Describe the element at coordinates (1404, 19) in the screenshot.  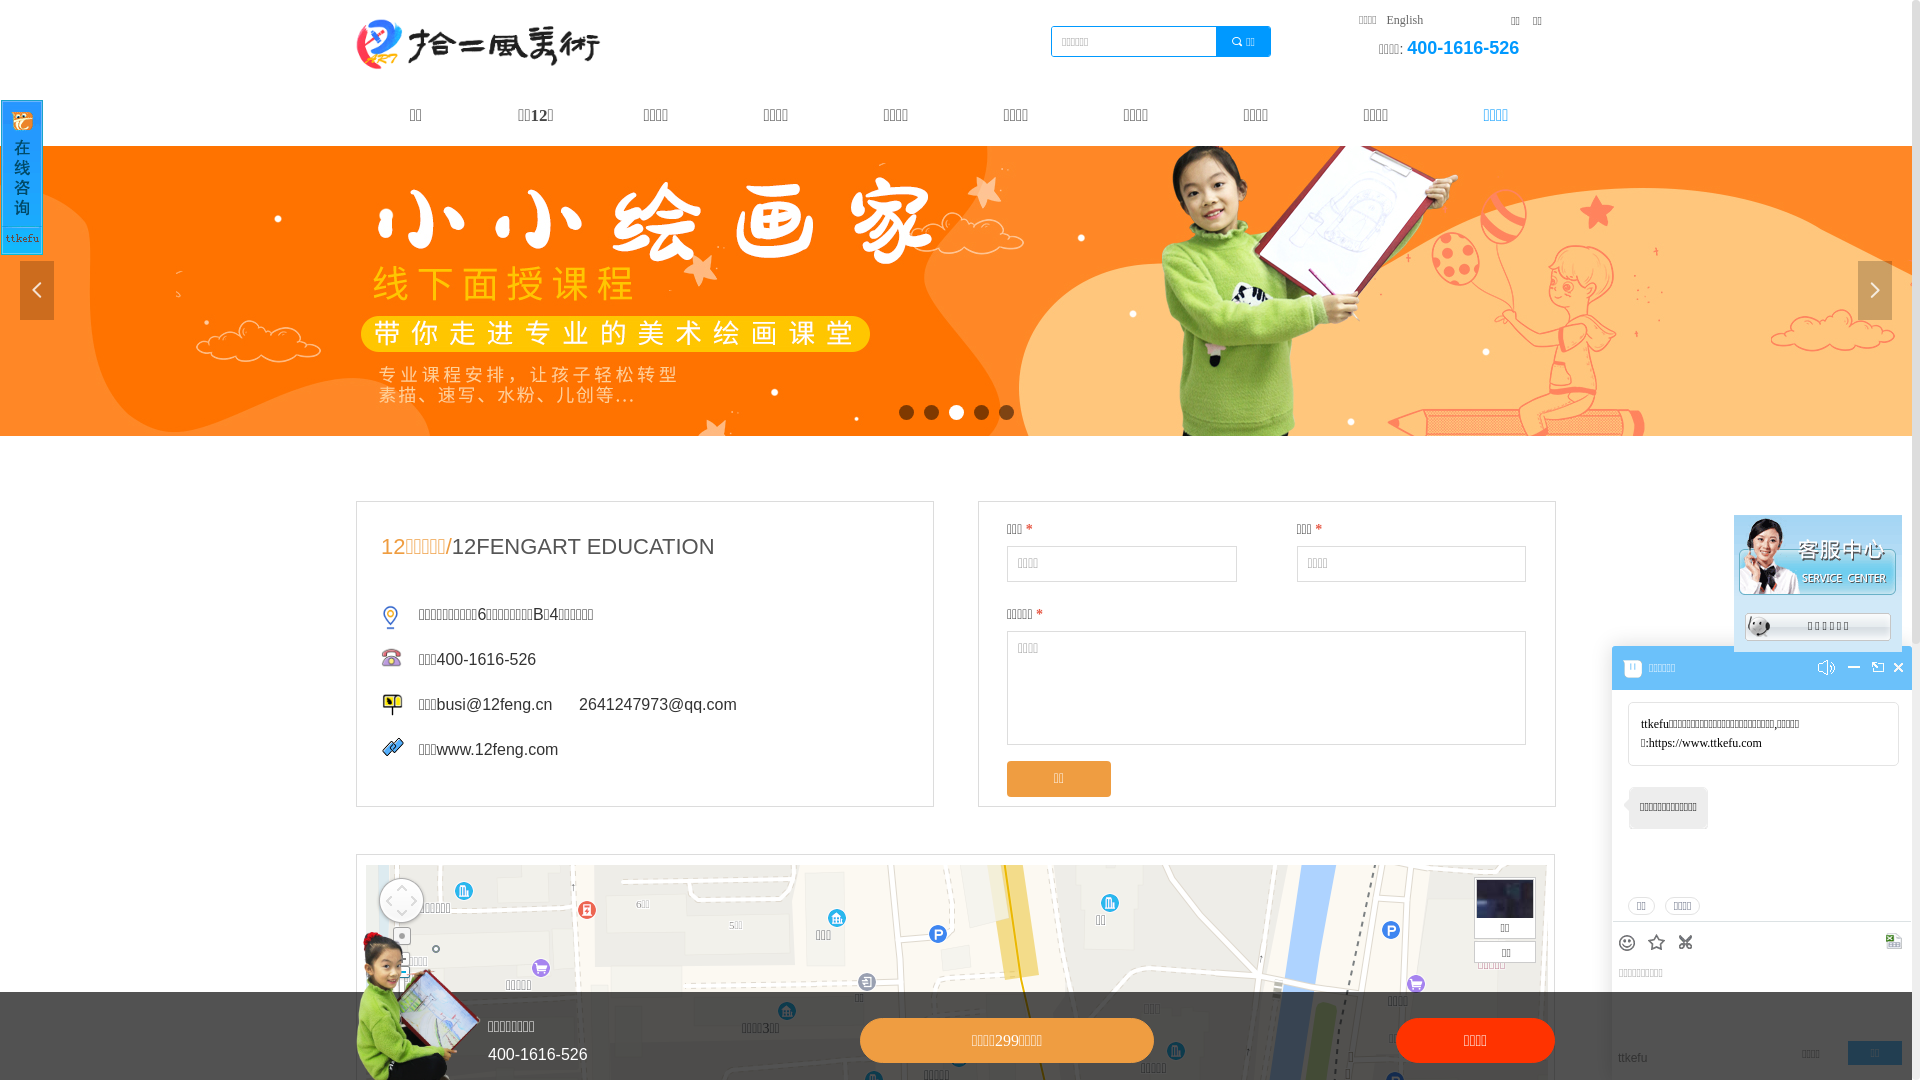
I see `'English'` at that location.